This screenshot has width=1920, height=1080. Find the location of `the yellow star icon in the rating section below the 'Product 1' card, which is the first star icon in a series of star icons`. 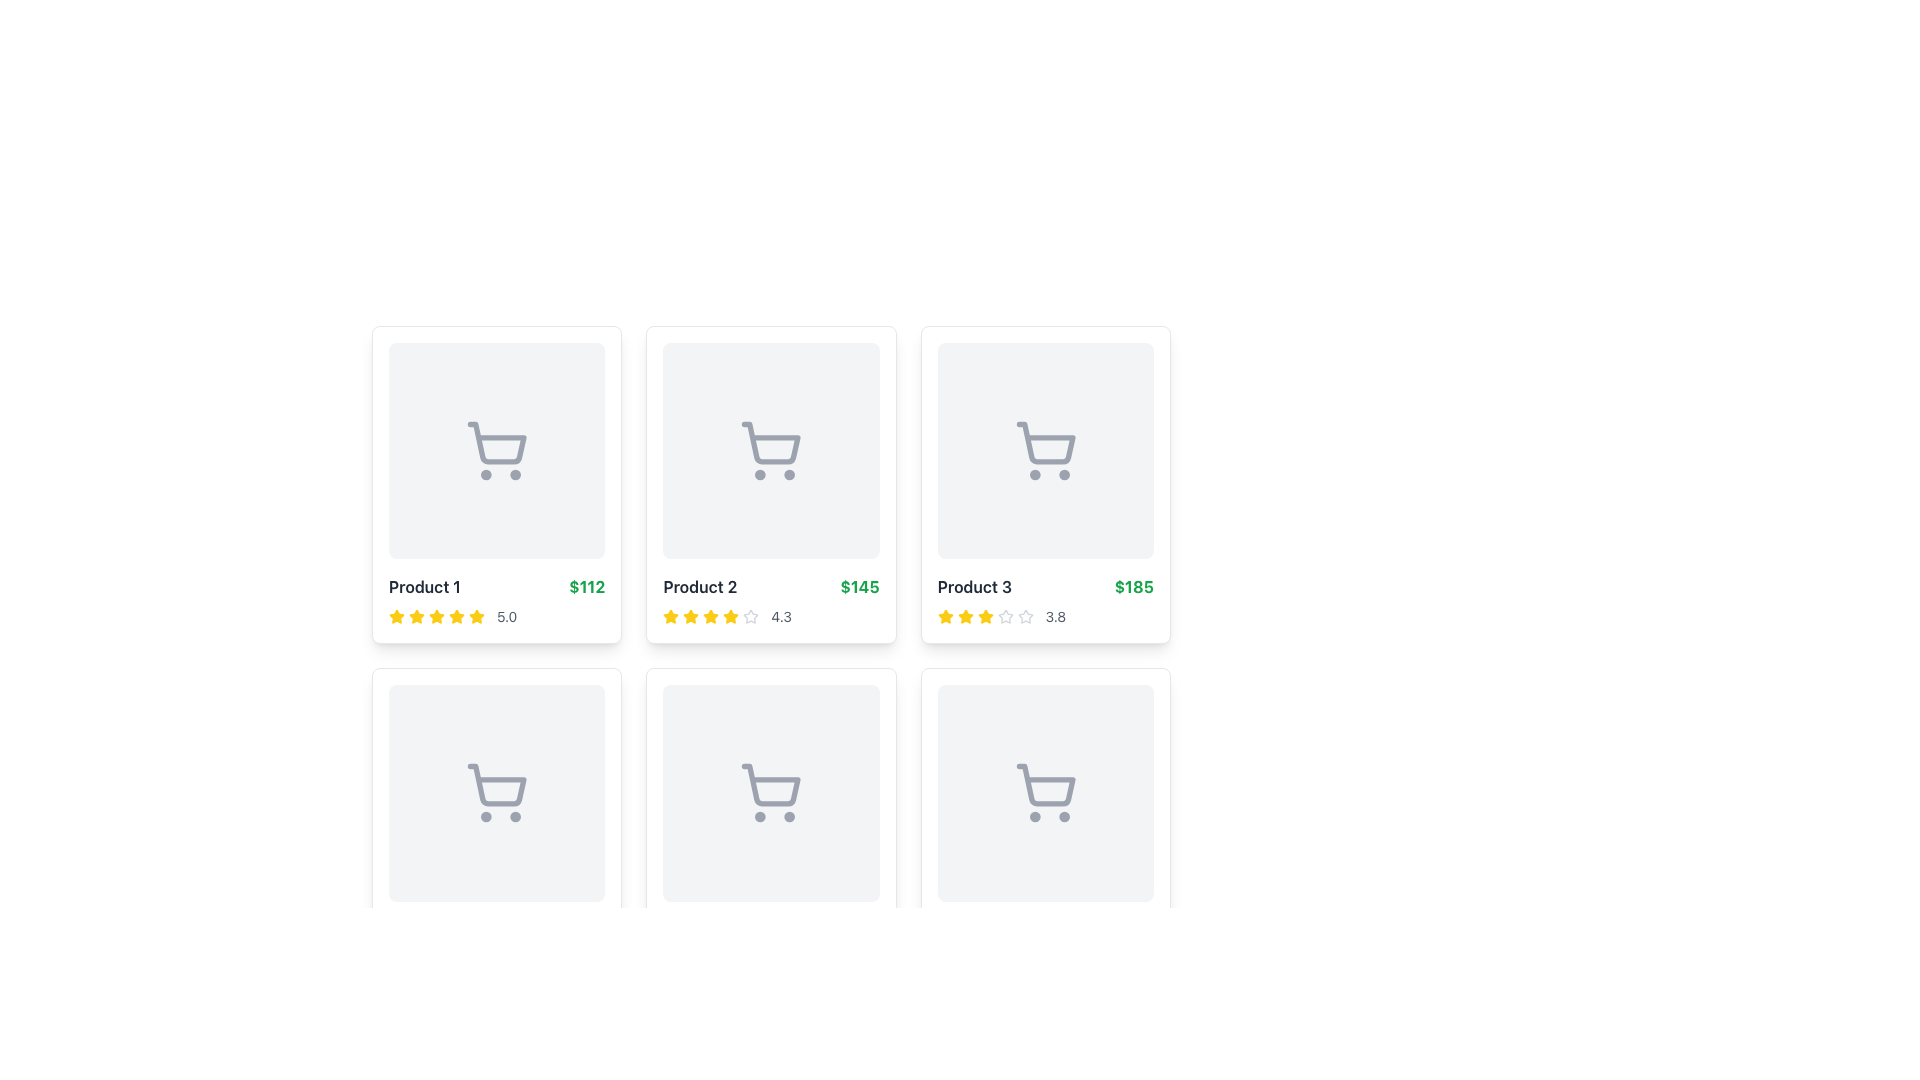

the yellow star icon in the rating section below the 'Product 1' card, which is the first star icon in a series of star icons is located at coordinates (455, 616).